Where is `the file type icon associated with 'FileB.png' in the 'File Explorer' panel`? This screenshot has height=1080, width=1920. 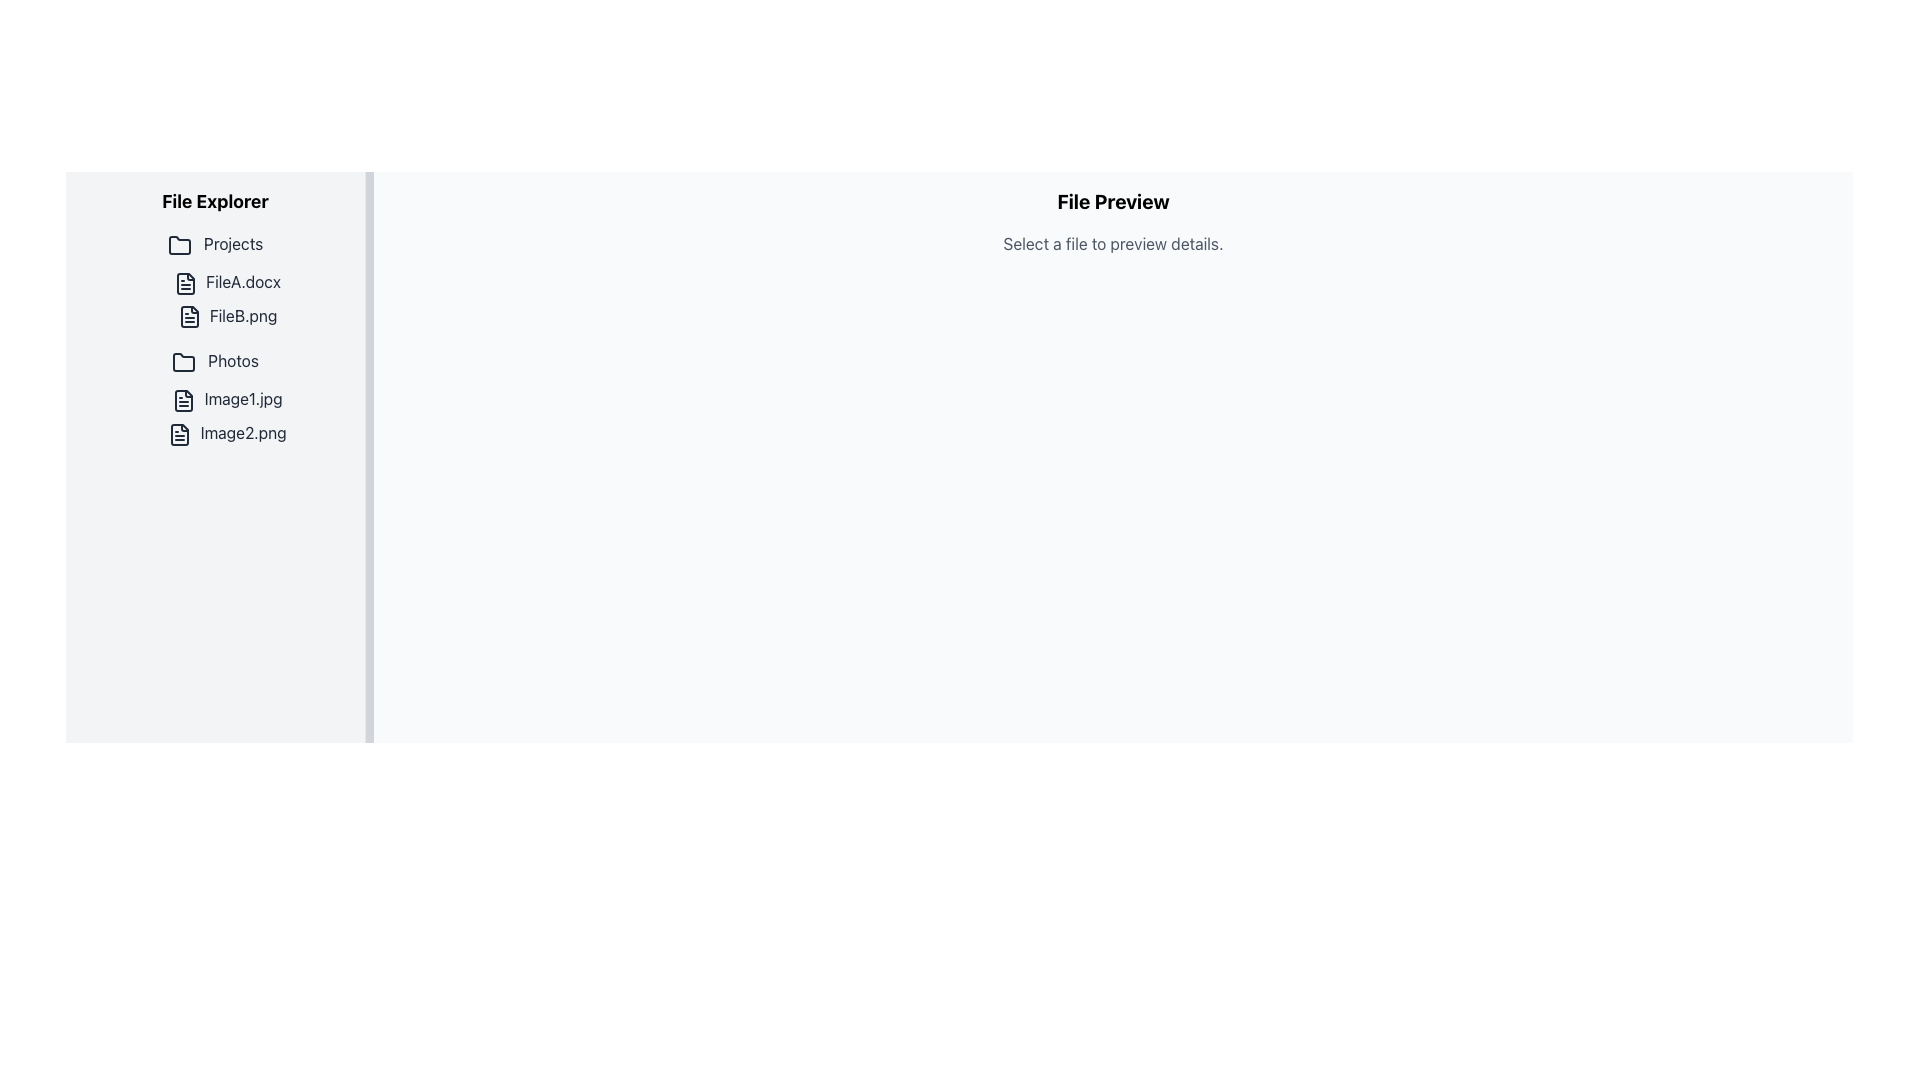 the file type icon associated with 'FileB.png' in the 'File Explorer' panel is located at coordinates (189, 316).